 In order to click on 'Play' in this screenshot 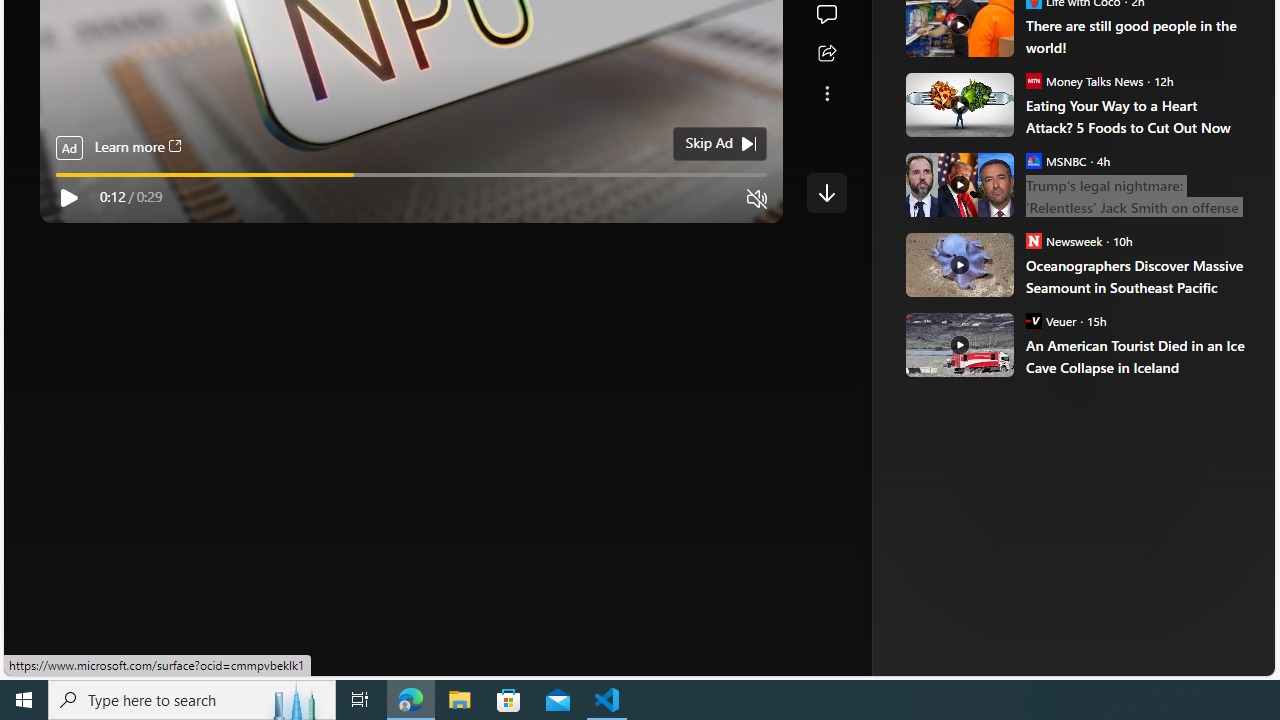, I will do `click(69, 198)`.